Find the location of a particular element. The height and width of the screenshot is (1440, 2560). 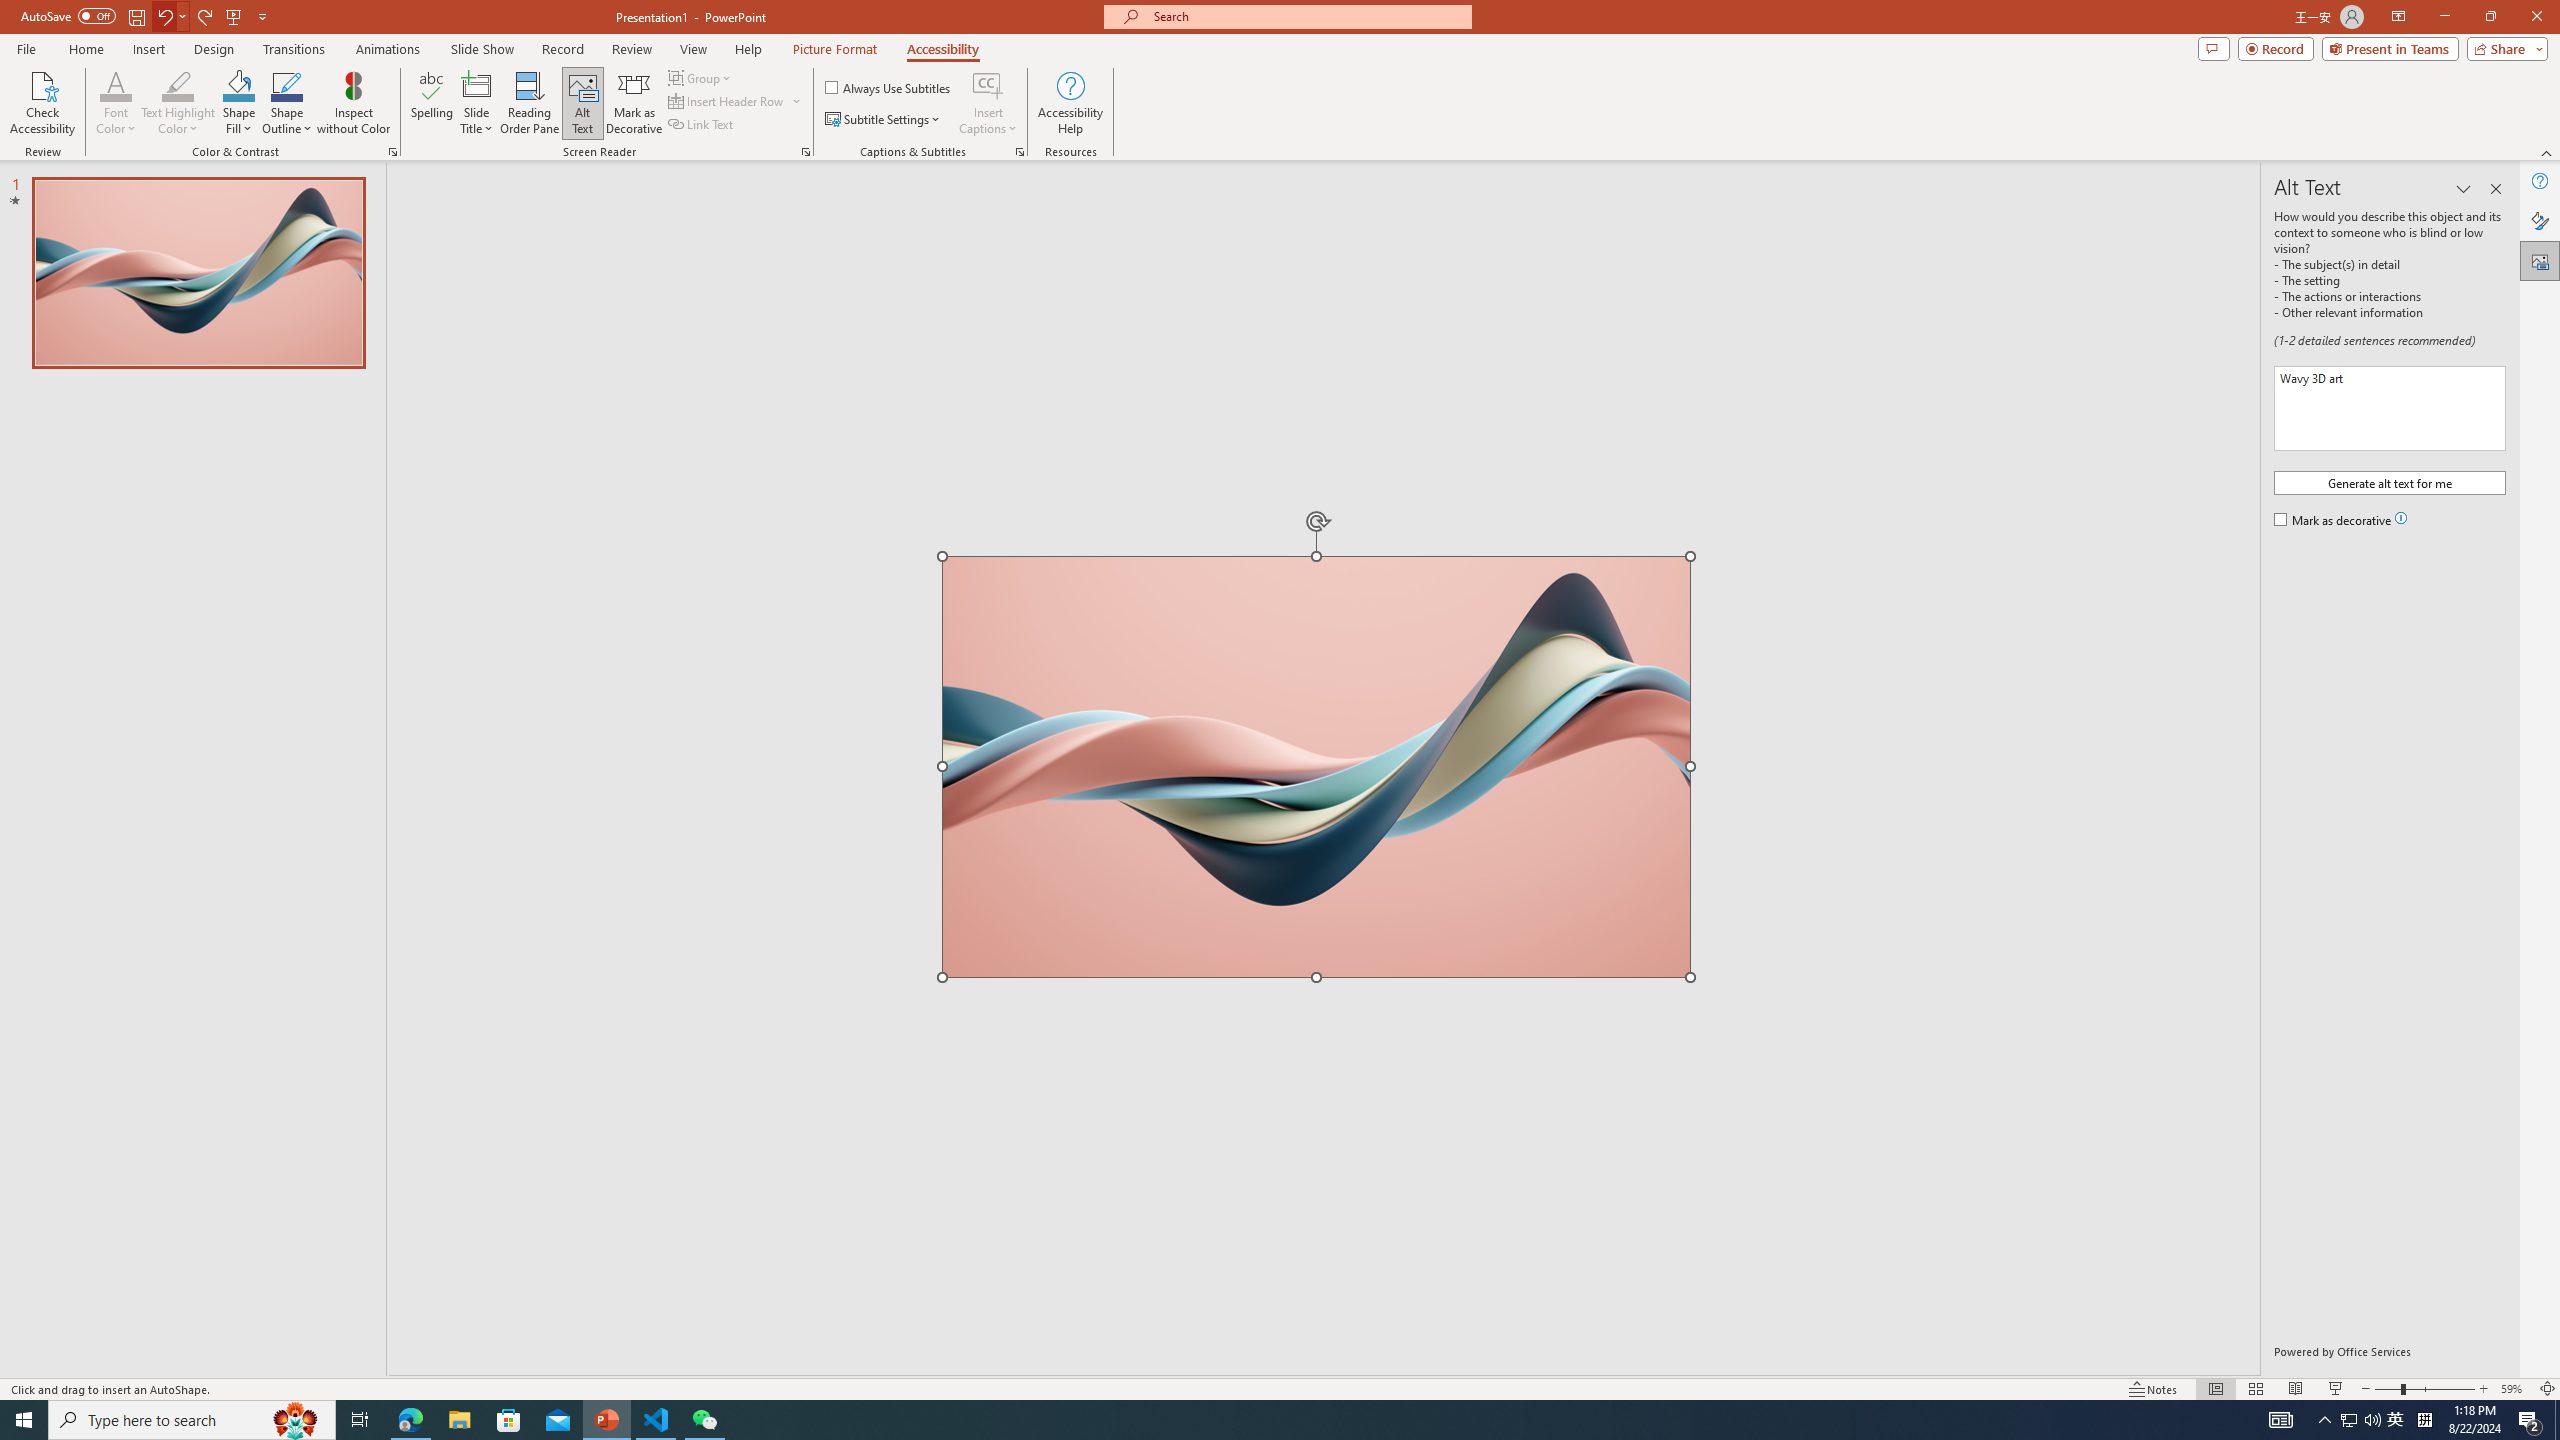

'Mark as Decorative' is located at coordinates (633, 103).